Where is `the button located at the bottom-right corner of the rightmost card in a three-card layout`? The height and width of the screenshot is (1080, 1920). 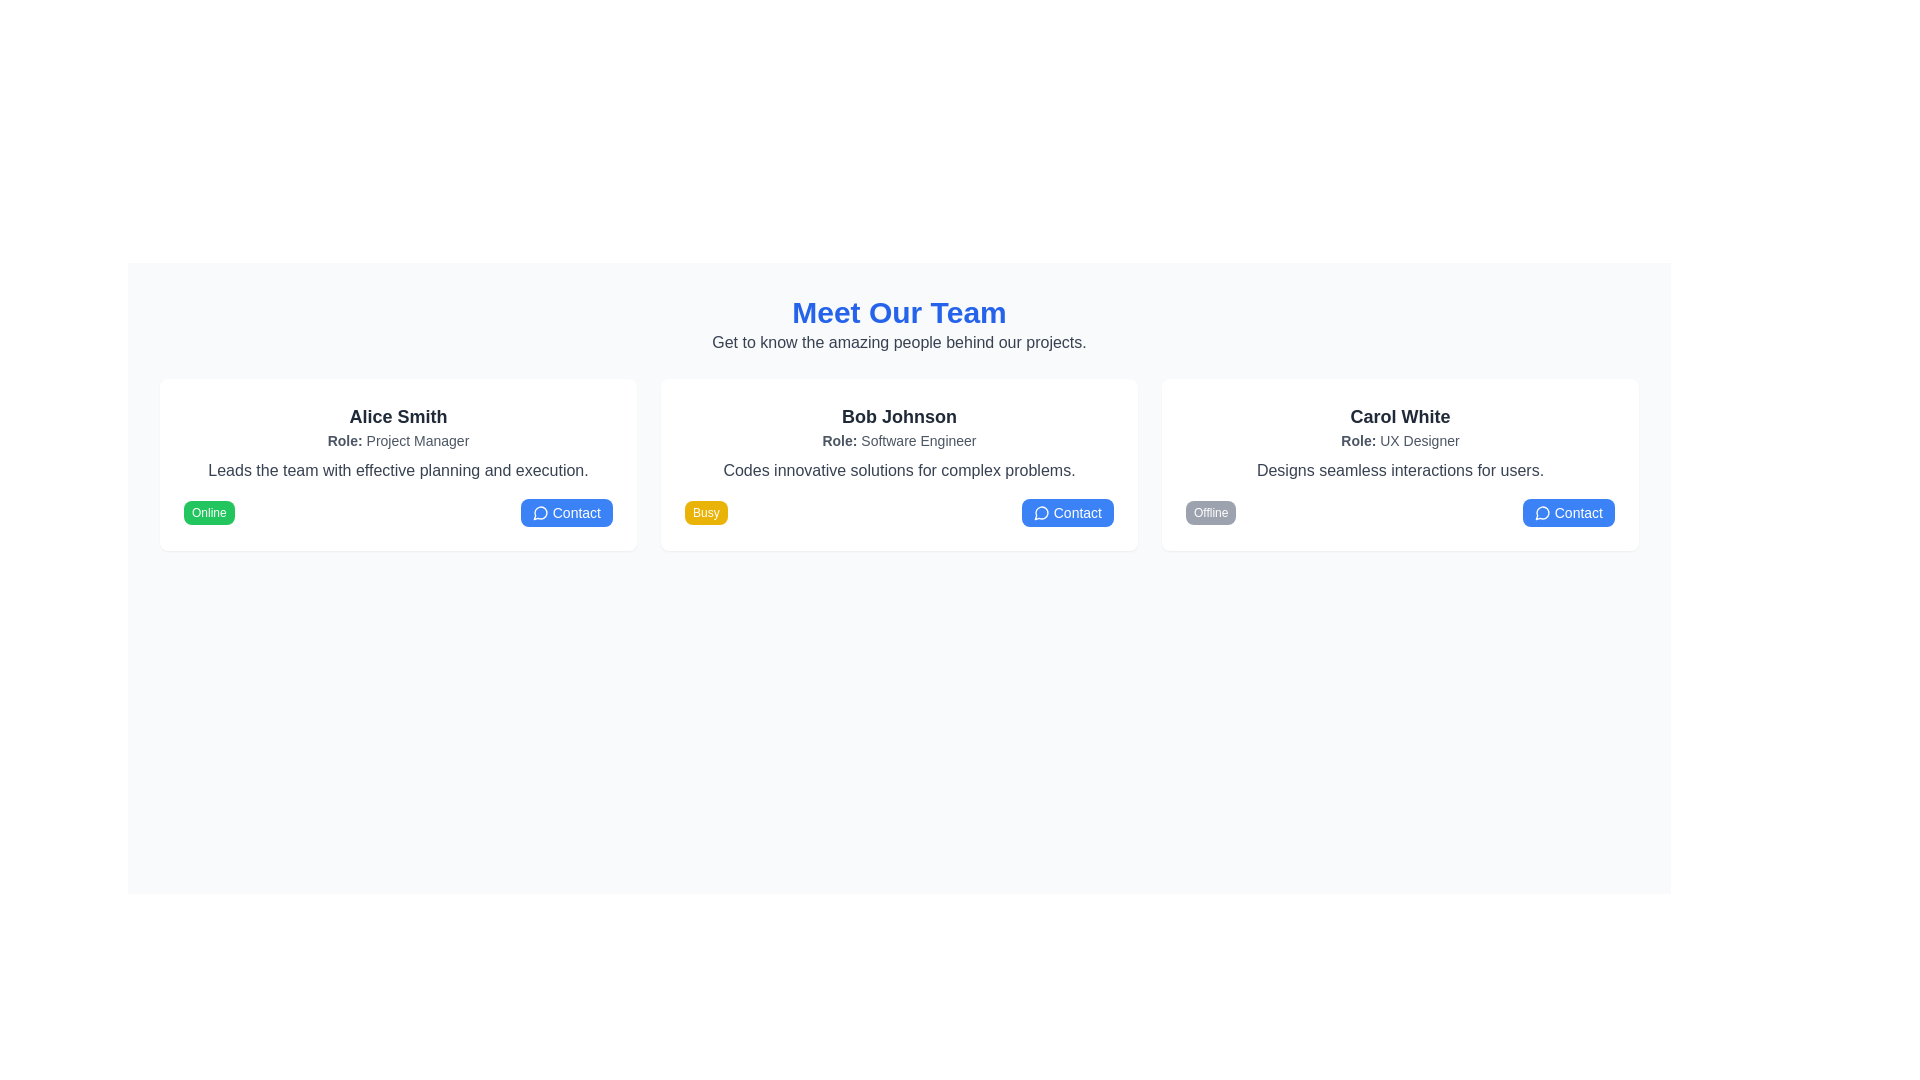
the button located at the bottom-right corner of the rightmost card in a three-card layout is located at coordinates (1567, 512).